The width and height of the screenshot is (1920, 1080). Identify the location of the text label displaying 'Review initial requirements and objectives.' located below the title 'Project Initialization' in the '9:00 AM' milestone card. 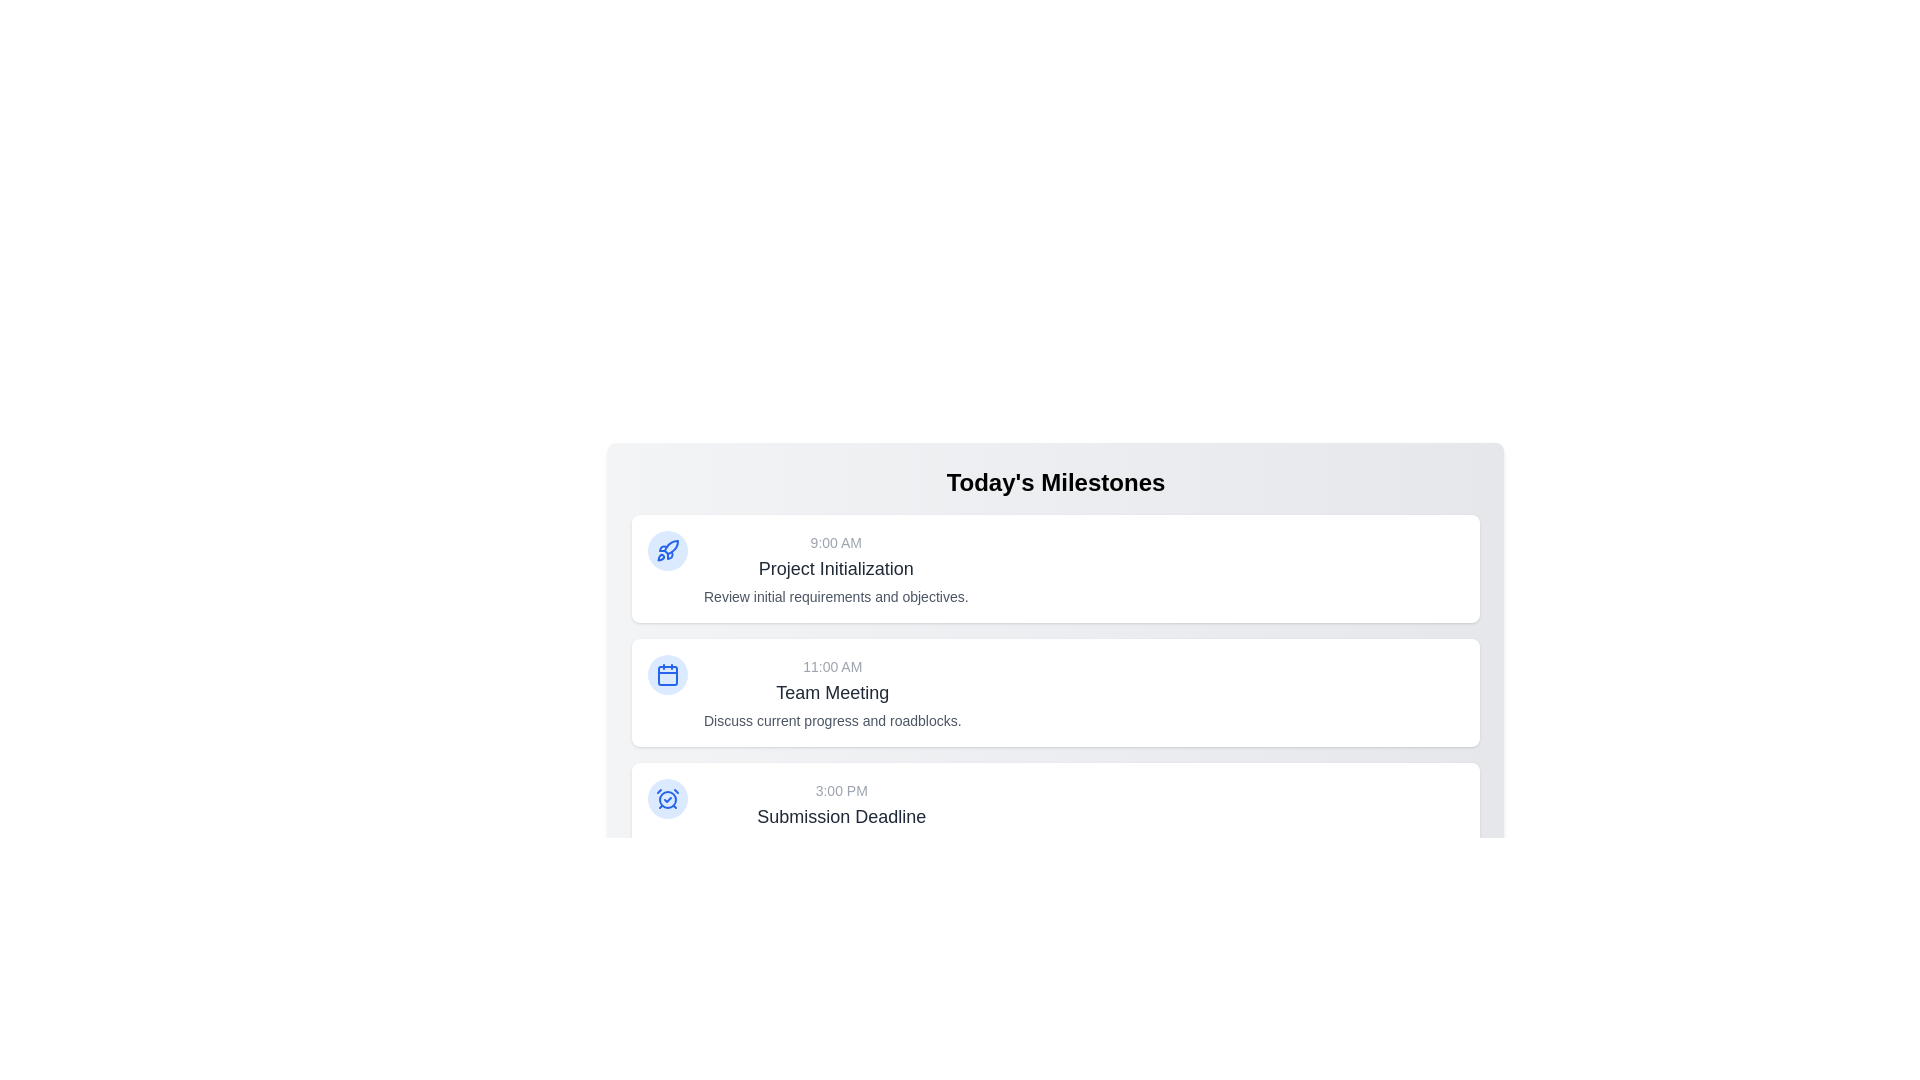
(836, 596).